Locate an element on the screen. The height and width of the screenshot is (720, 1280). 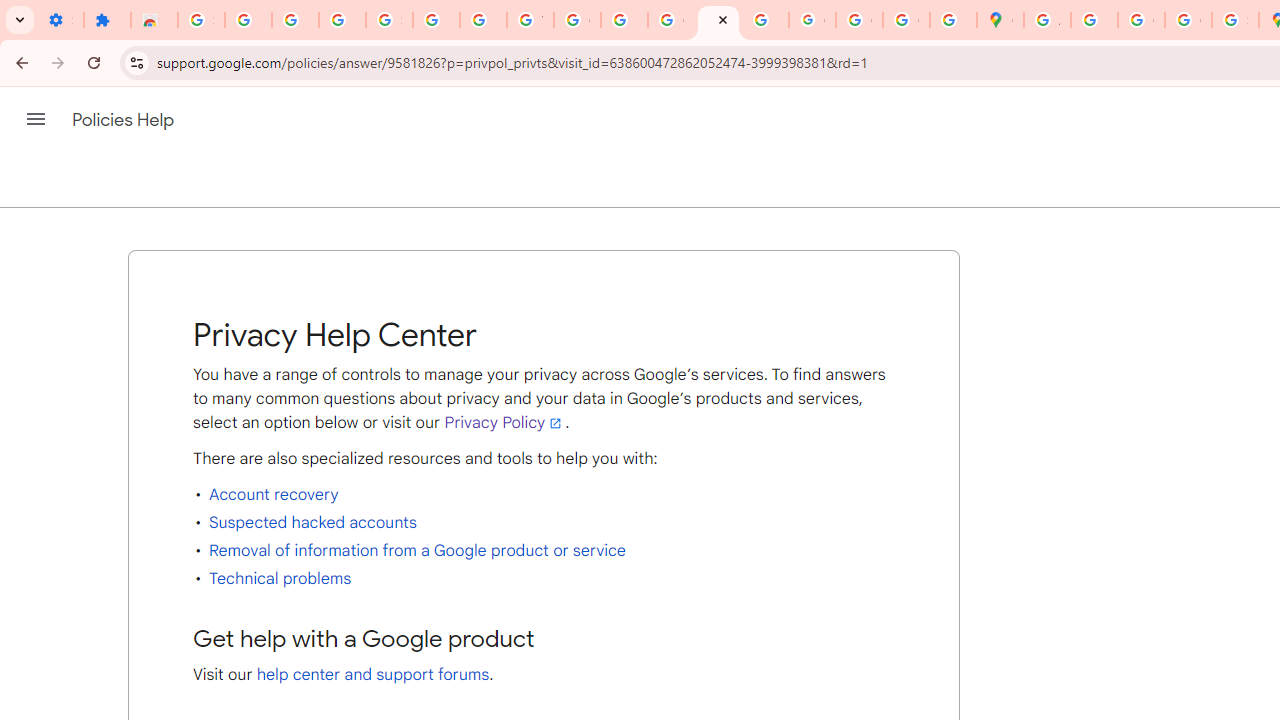
'Google Maps' is located at coordinates (1000, 20).